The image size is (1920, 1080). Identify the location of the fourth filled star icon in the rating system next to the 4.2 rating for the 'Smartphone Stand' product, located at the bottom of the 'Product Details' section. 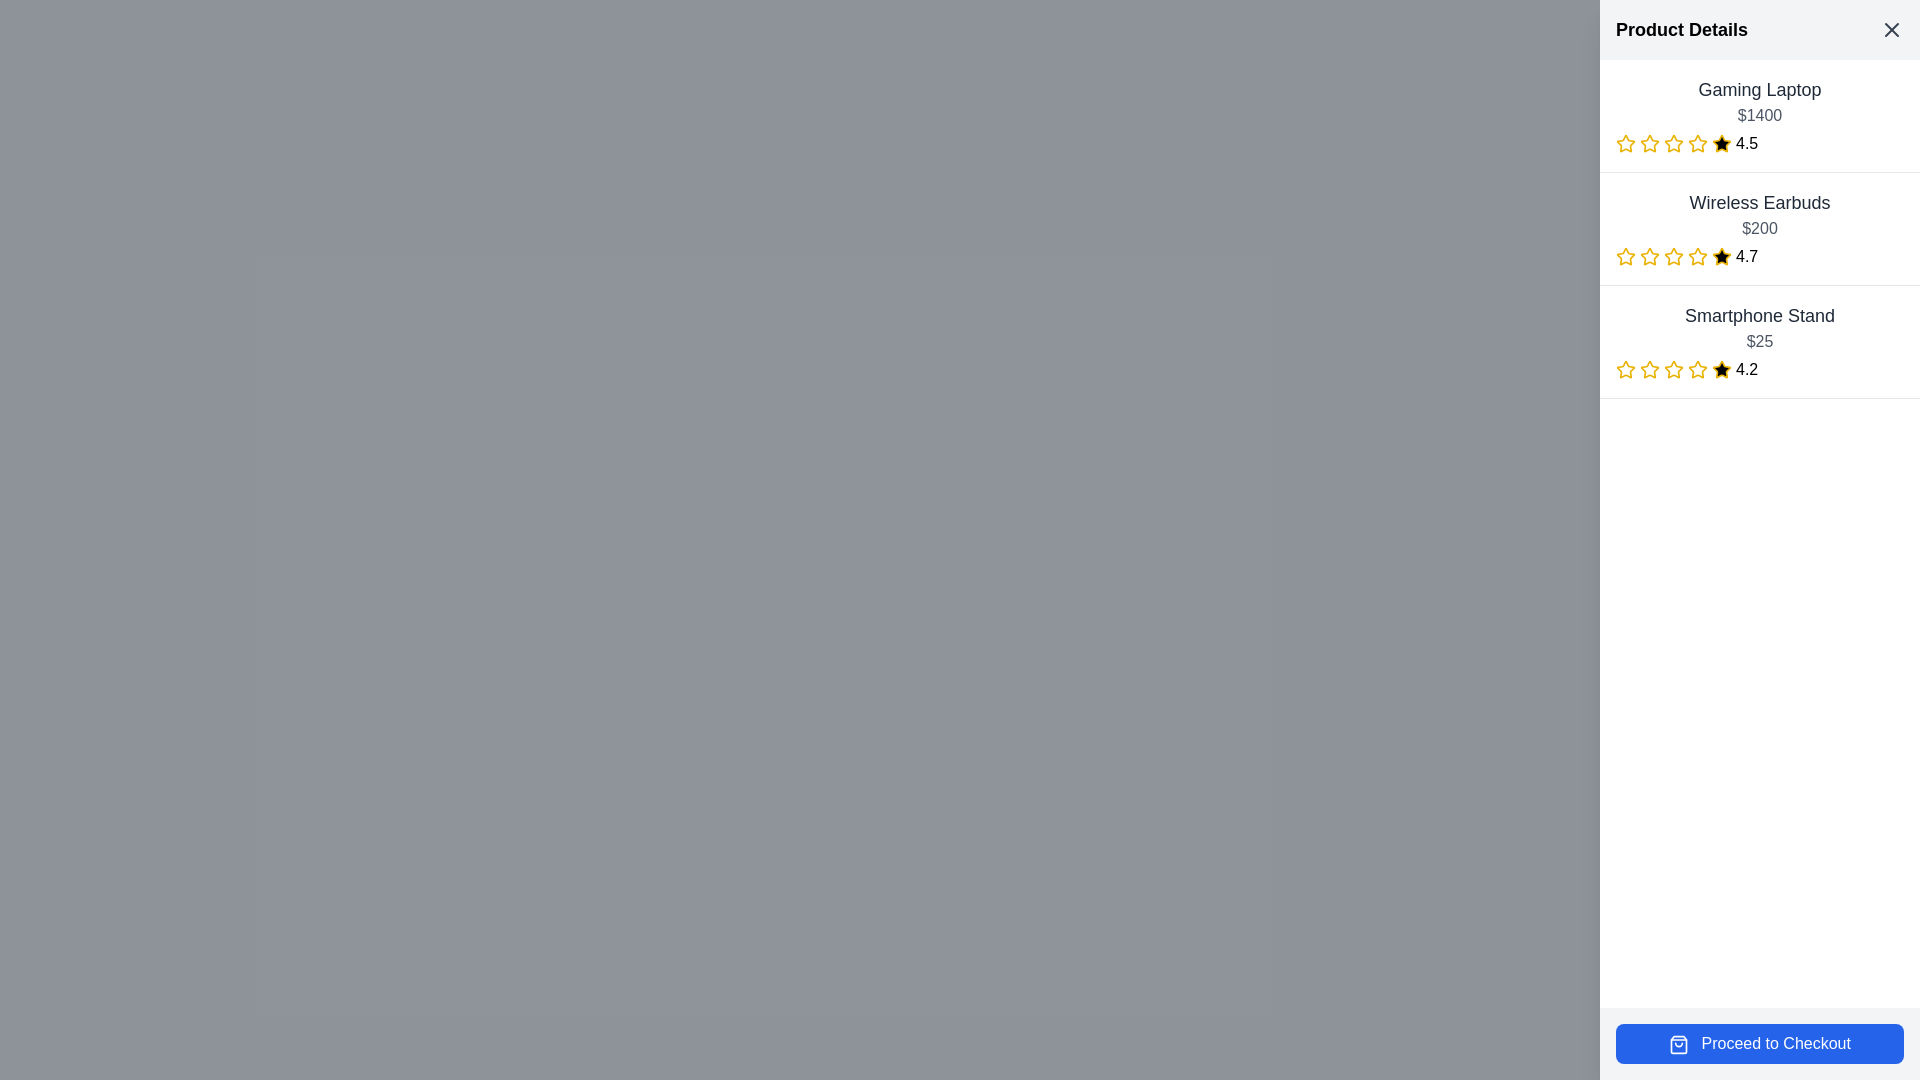
(1721, 369).